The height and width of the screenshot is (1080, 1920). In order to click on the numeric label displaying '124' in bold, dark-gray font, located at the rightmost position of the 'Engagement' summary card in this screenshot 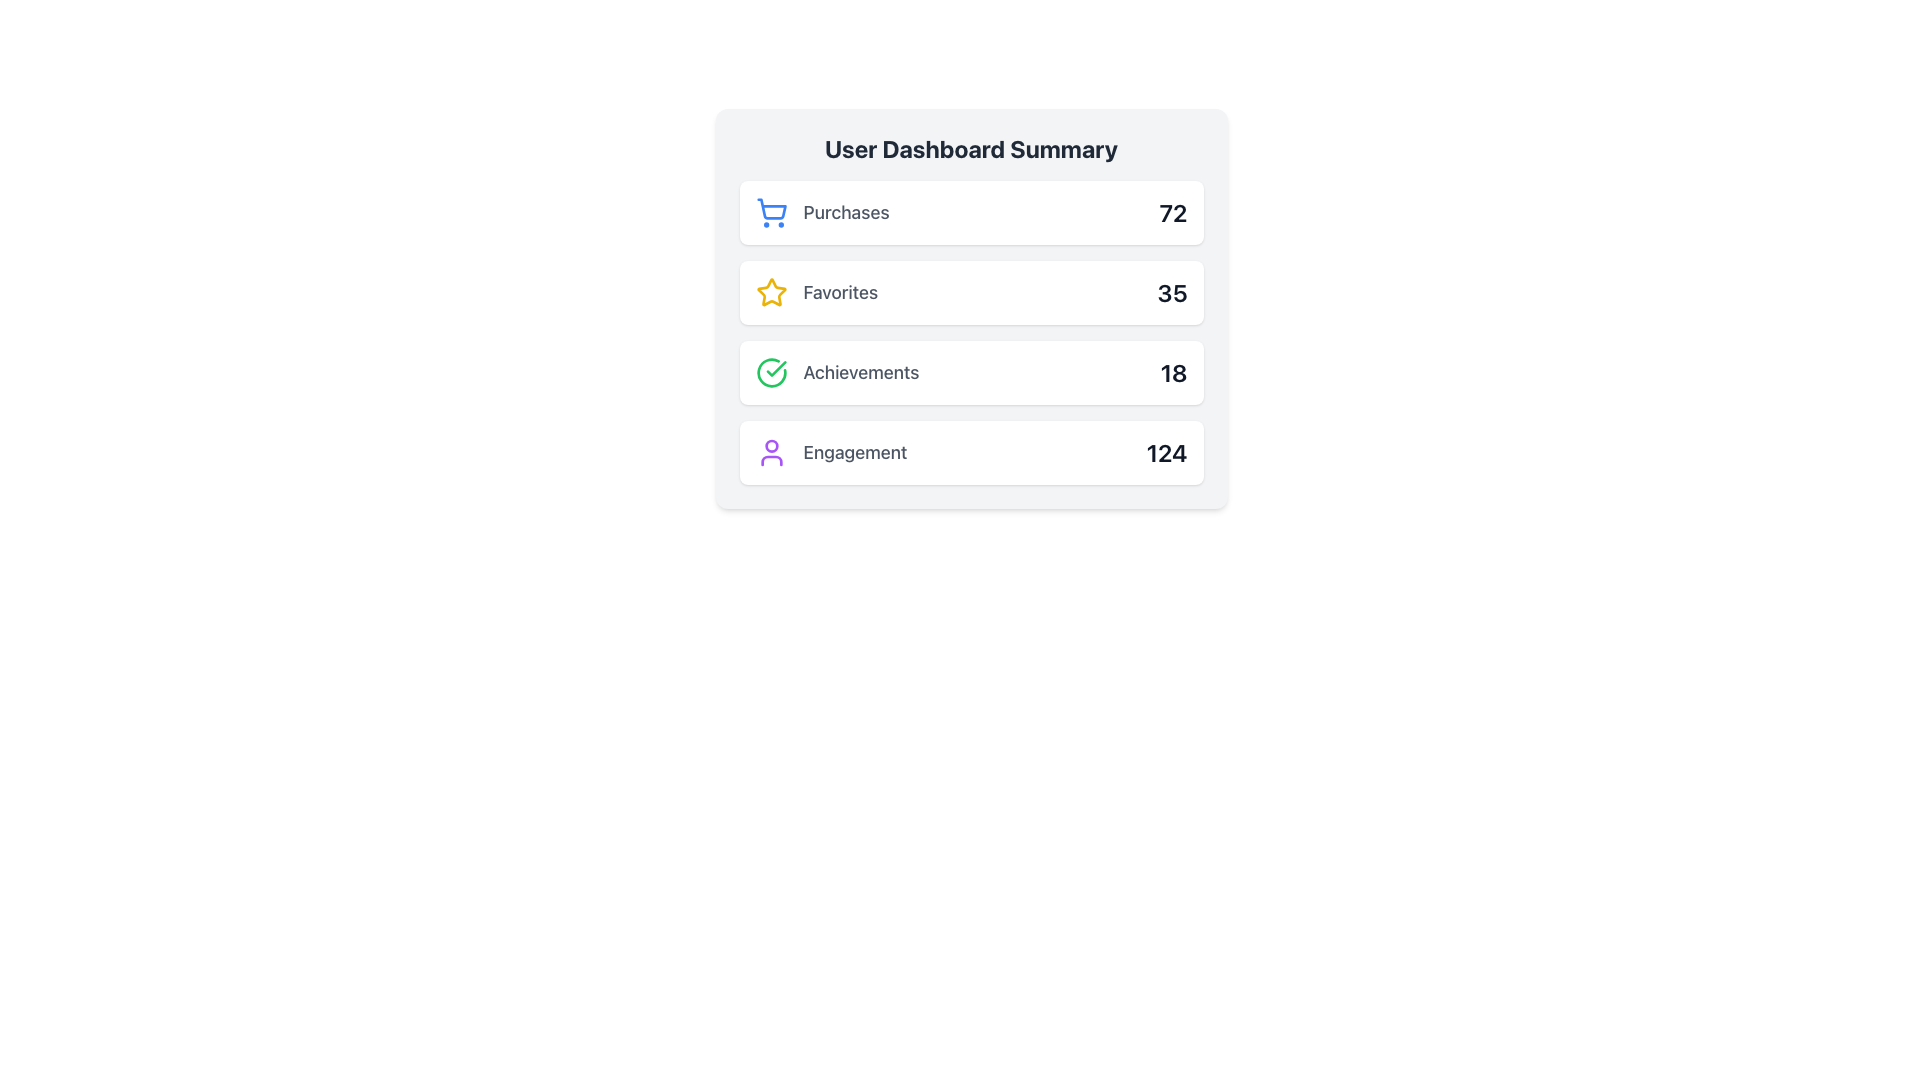, I will do `click(1166, 452)`.